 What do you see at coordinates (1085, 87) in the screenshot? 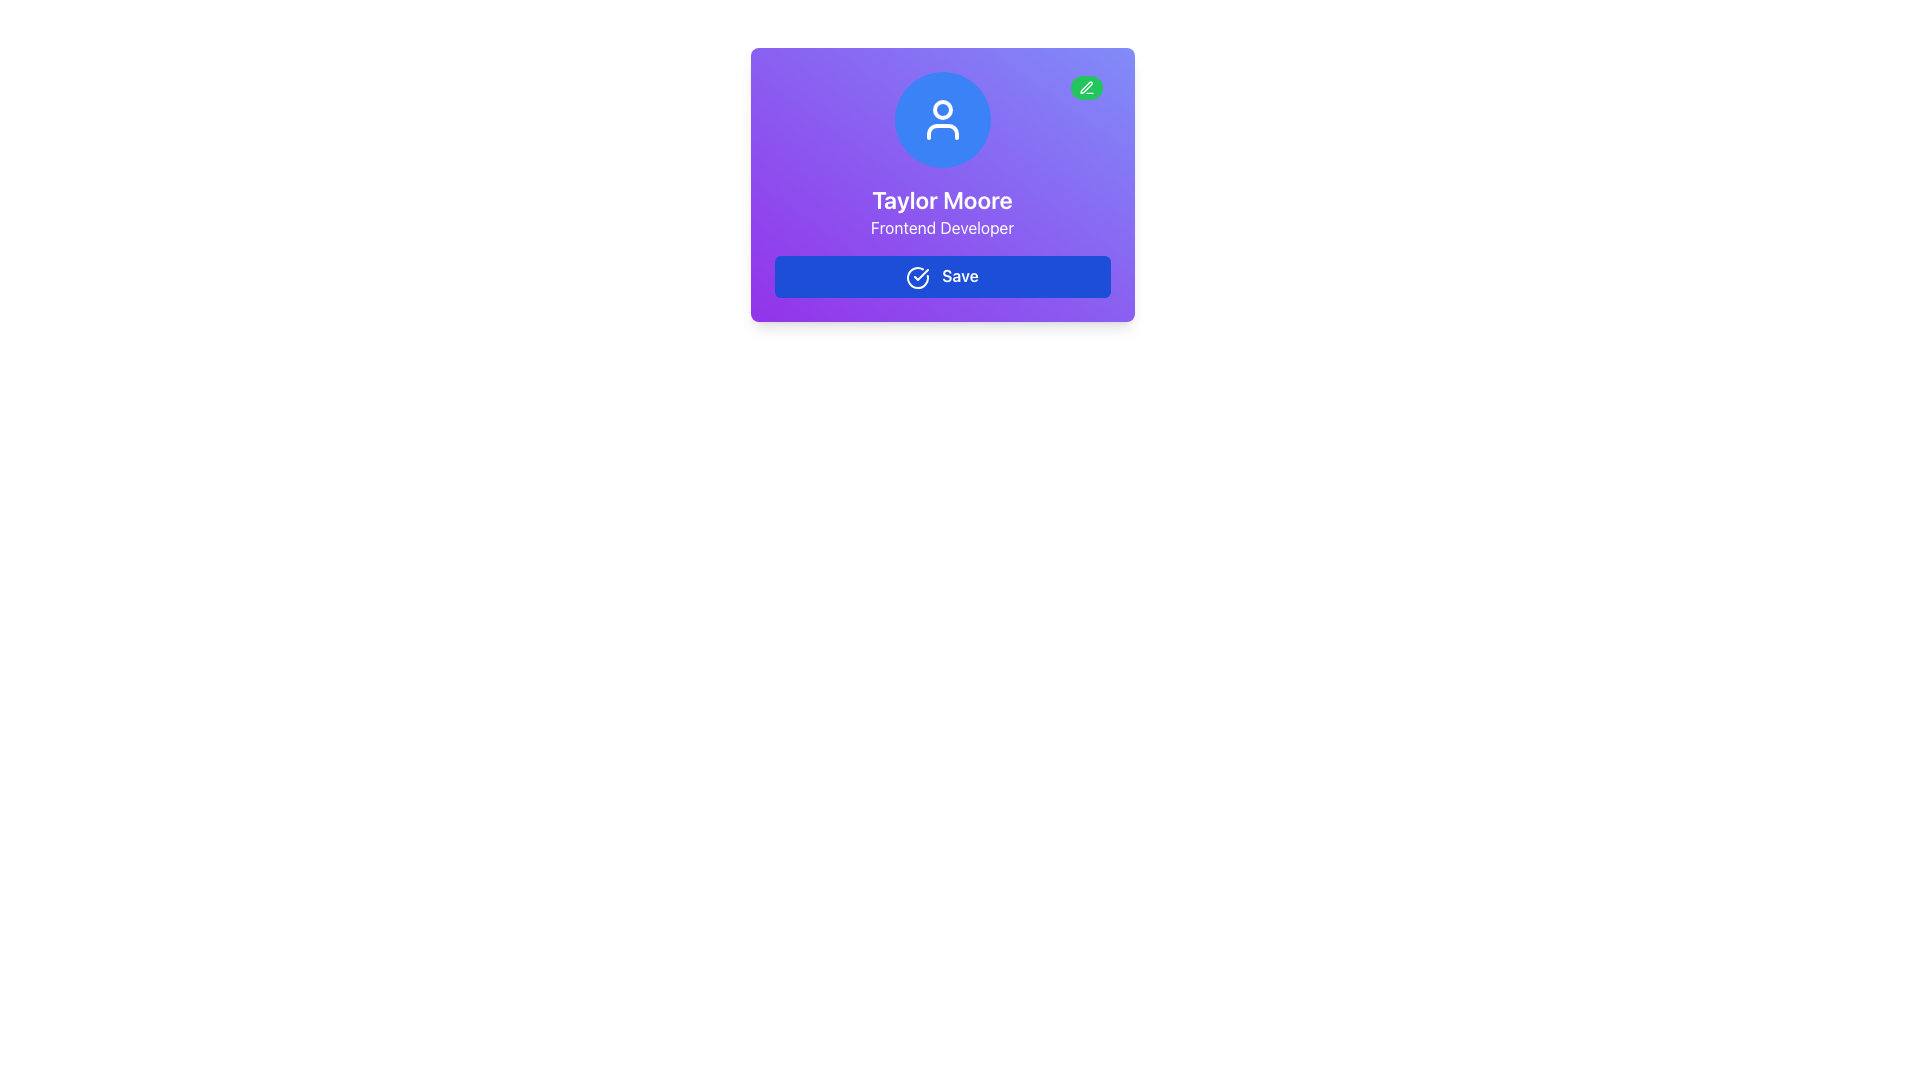
I see `the edit button located in the top-right corner of the card component` at bounding box center [1085, 87].